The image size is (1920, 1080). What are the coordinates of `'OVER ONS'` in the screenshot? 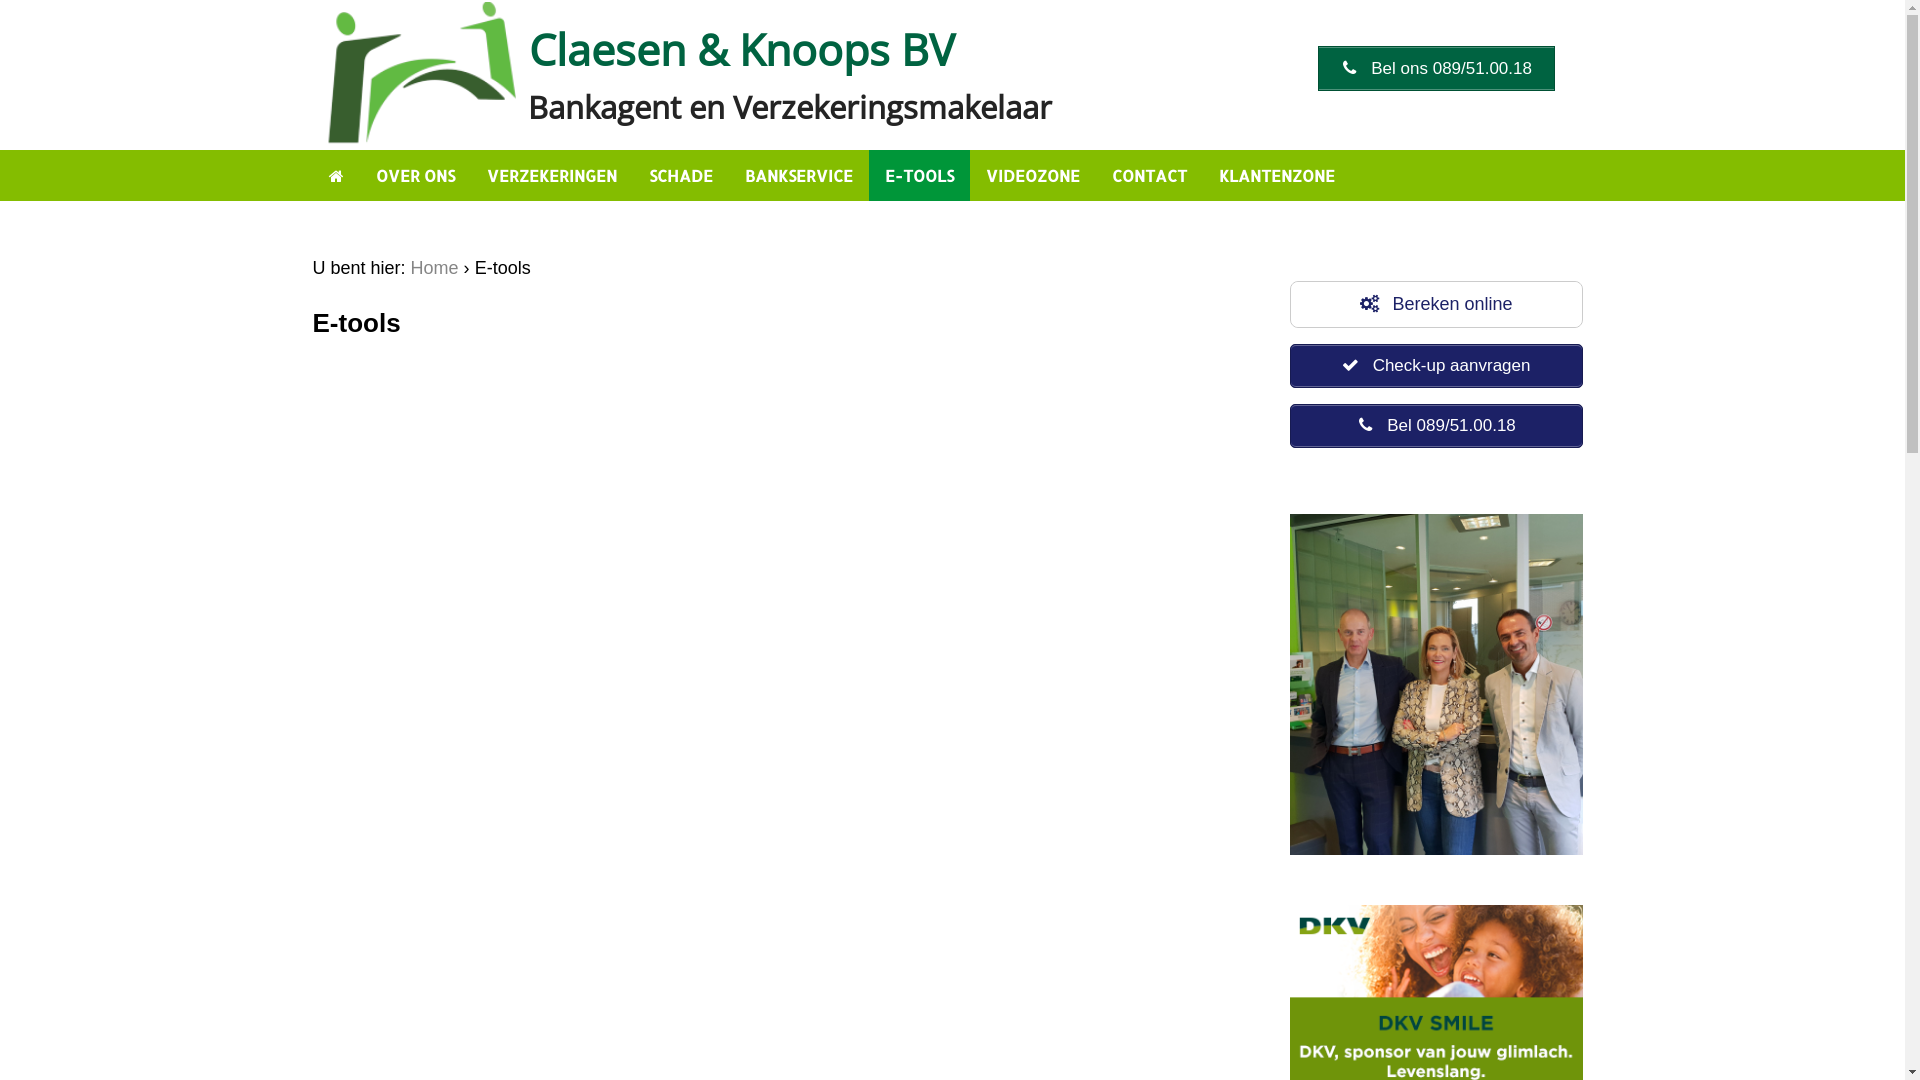 It's located at (414, 174).